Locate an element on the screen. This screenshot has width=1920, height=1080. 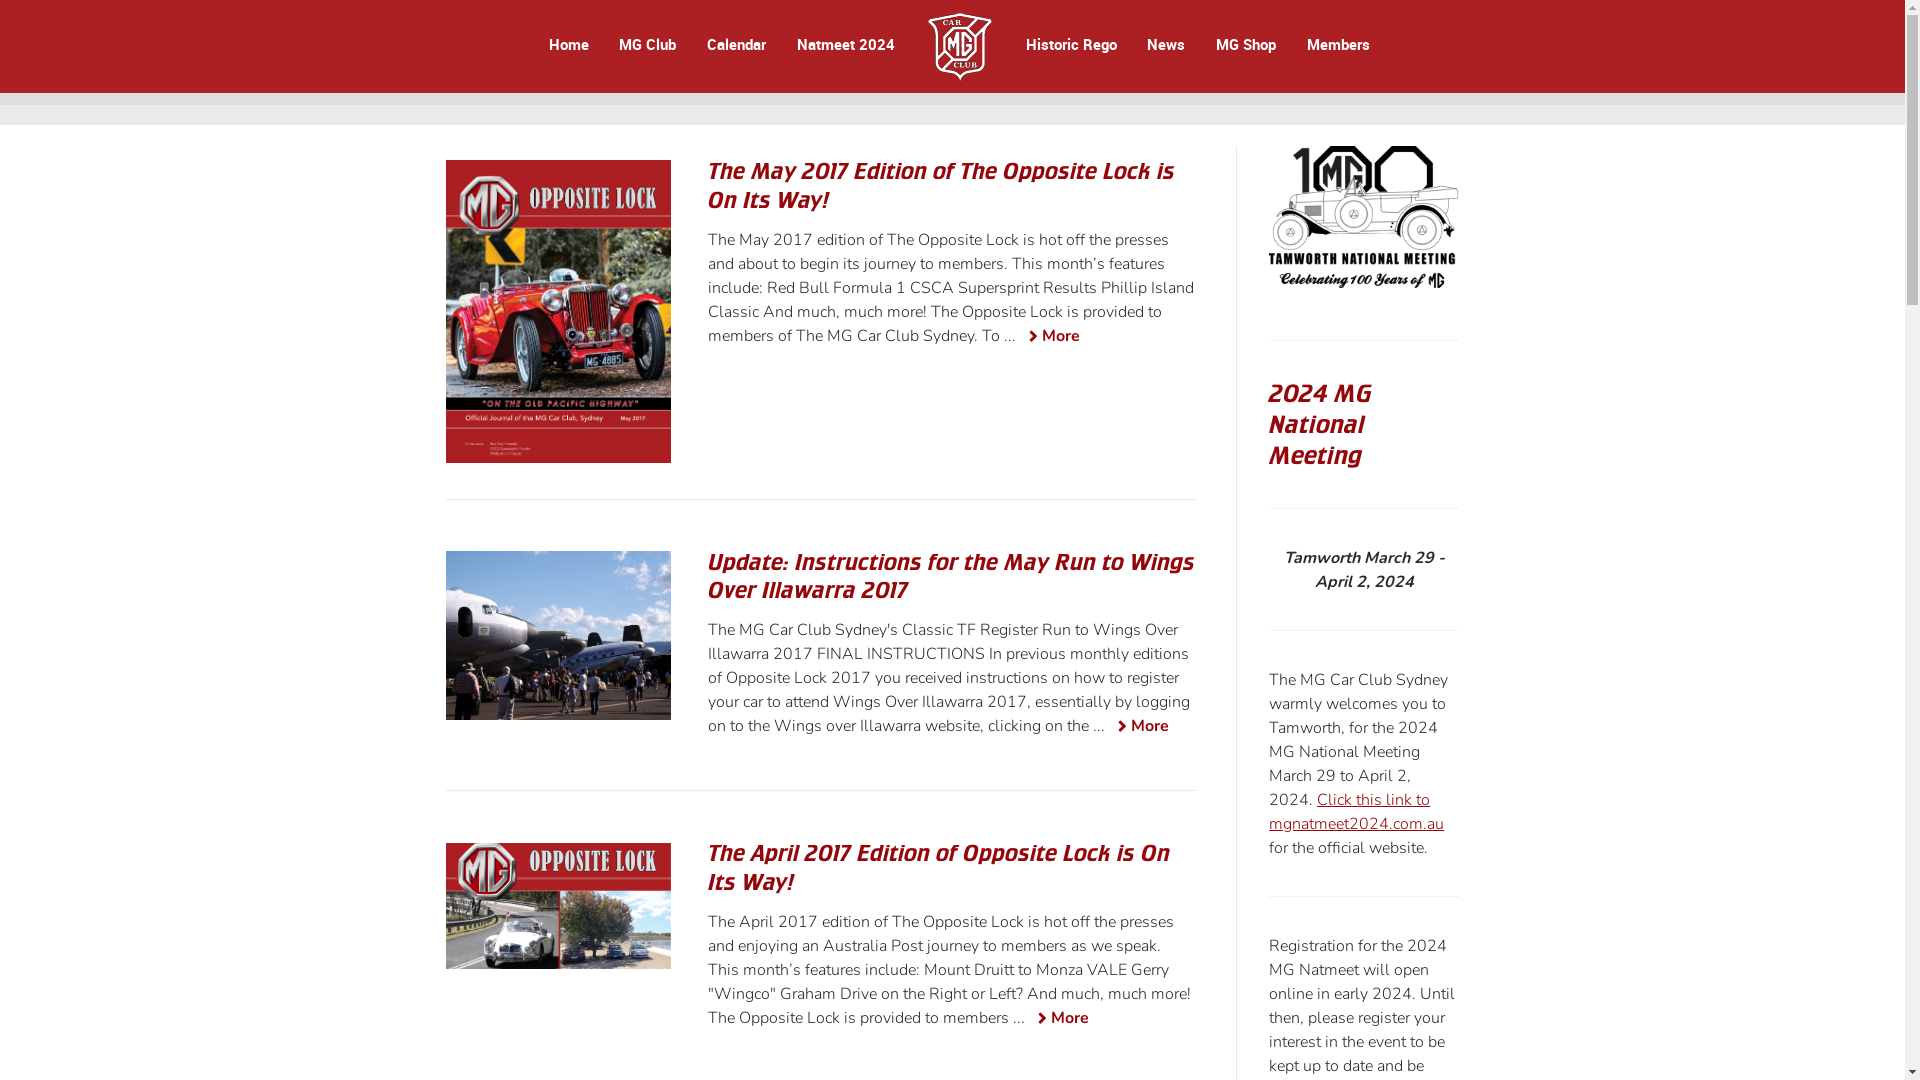
'More' is located at coordinates (1058, 1019).